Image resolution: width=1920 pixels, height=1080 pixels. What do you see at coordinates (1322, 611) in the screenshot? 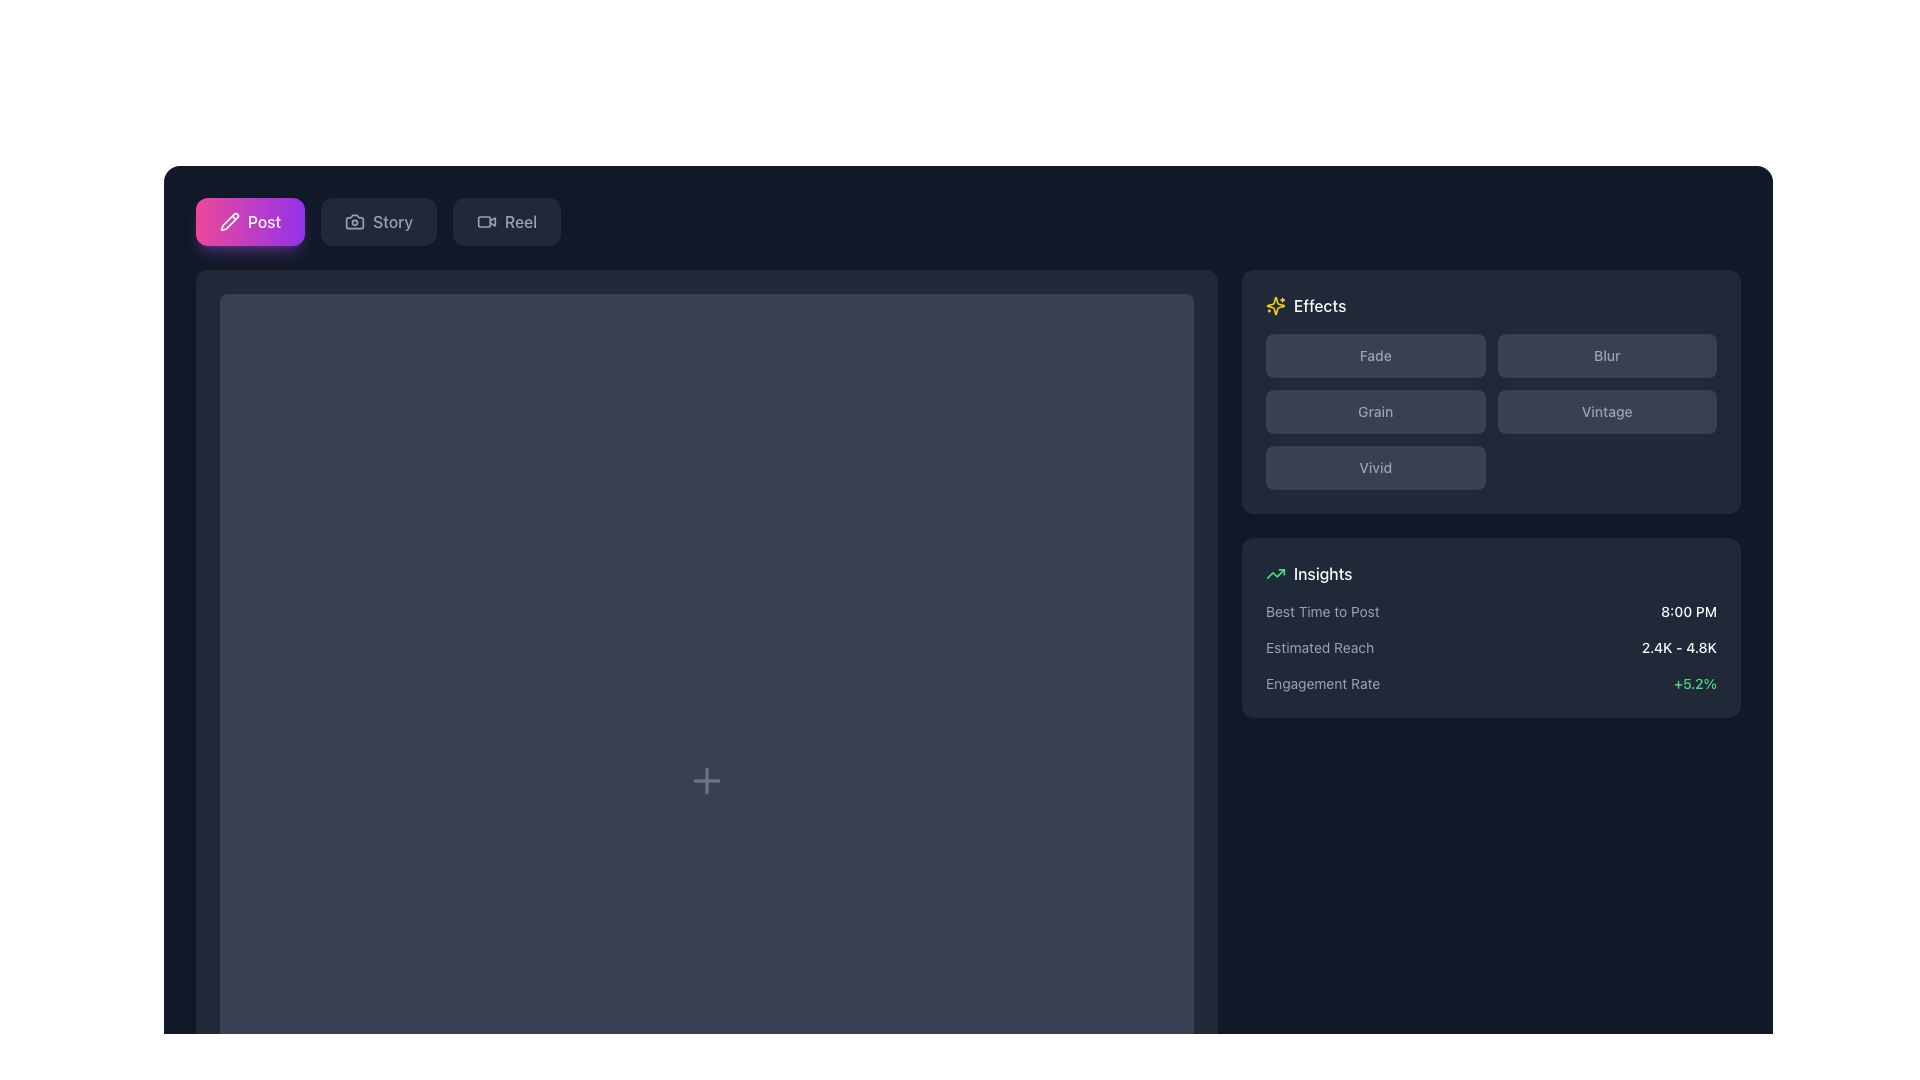
I see `text label that displays 'Best Time to Post', which is located on the right side of the interface under the 'Insights' heading` at bounding box center [1322, 611].